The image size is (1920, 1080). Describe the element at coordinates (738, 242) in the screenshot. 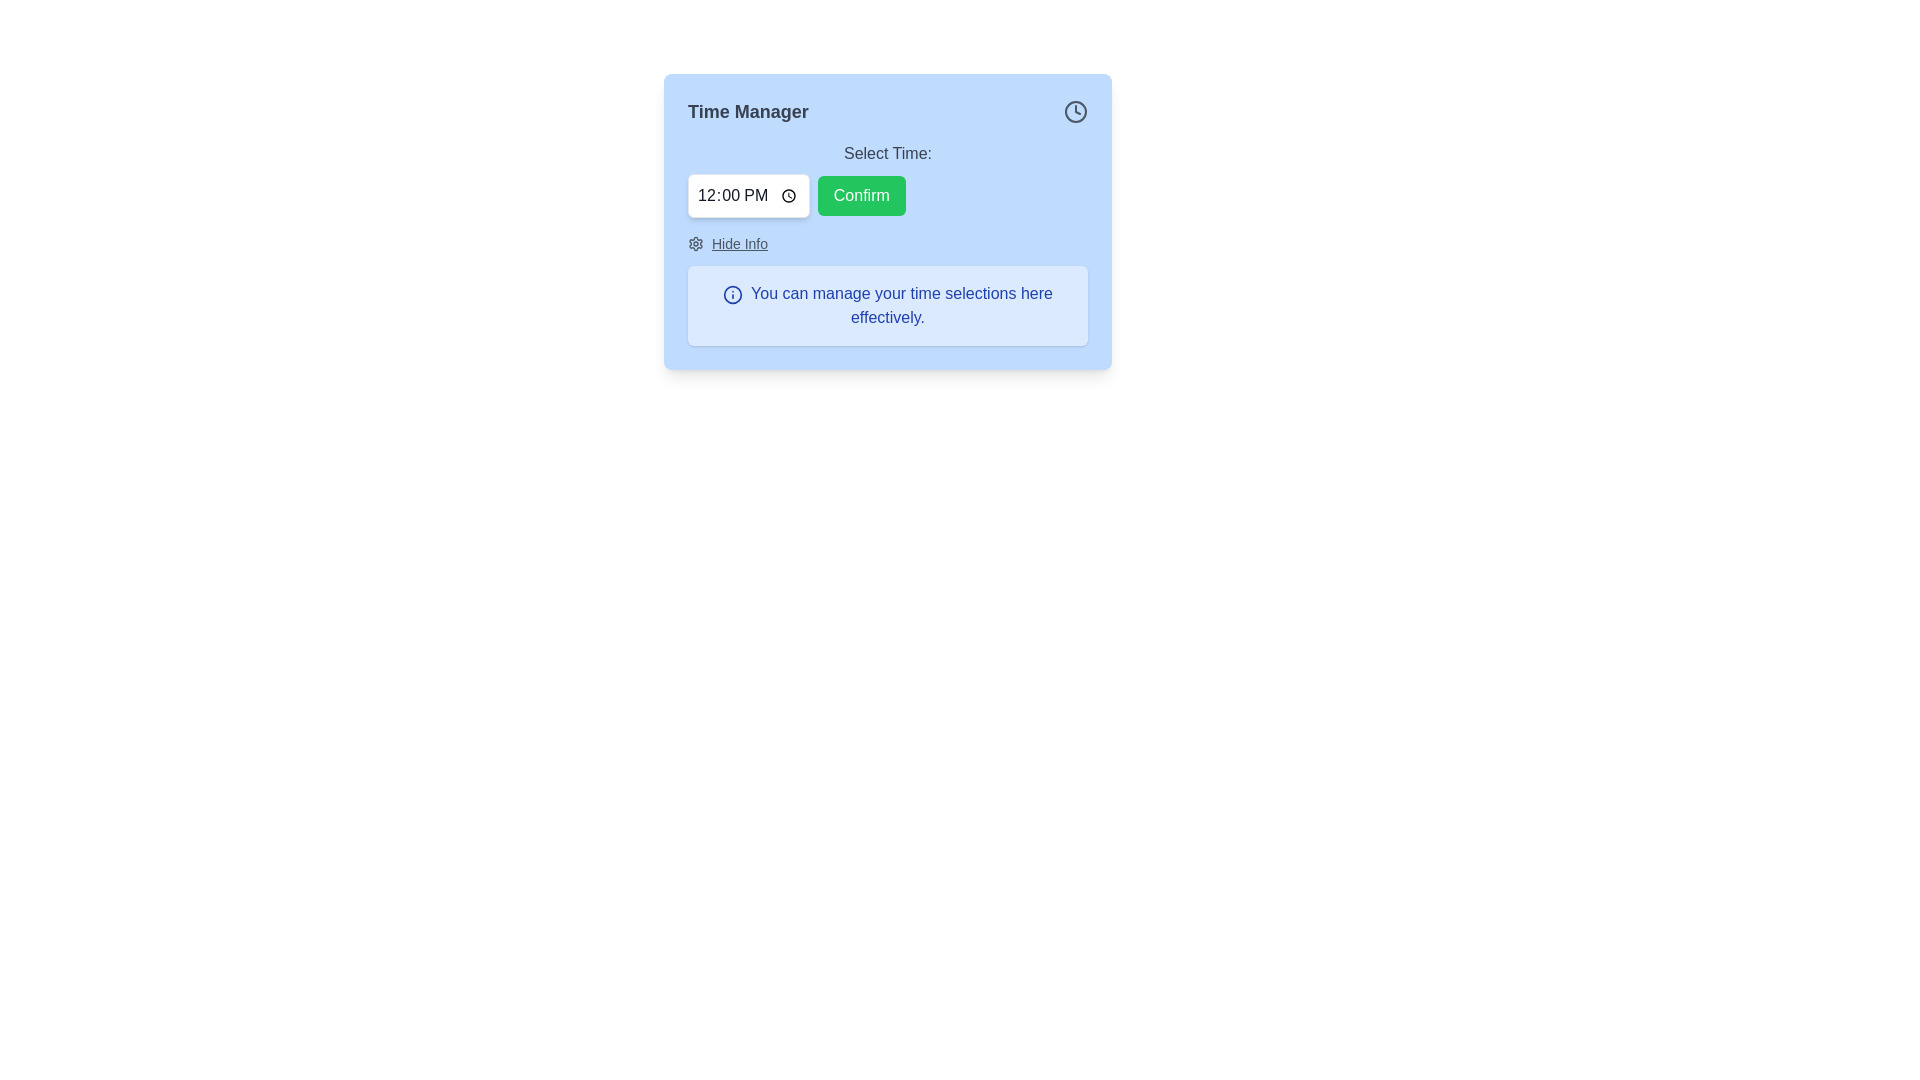

I see `the 'Hide Info' text link, which is styled with an underline and located at the bottom left of the 'Time Manager' card interface, immediately to the right of a settings icon` at that location.